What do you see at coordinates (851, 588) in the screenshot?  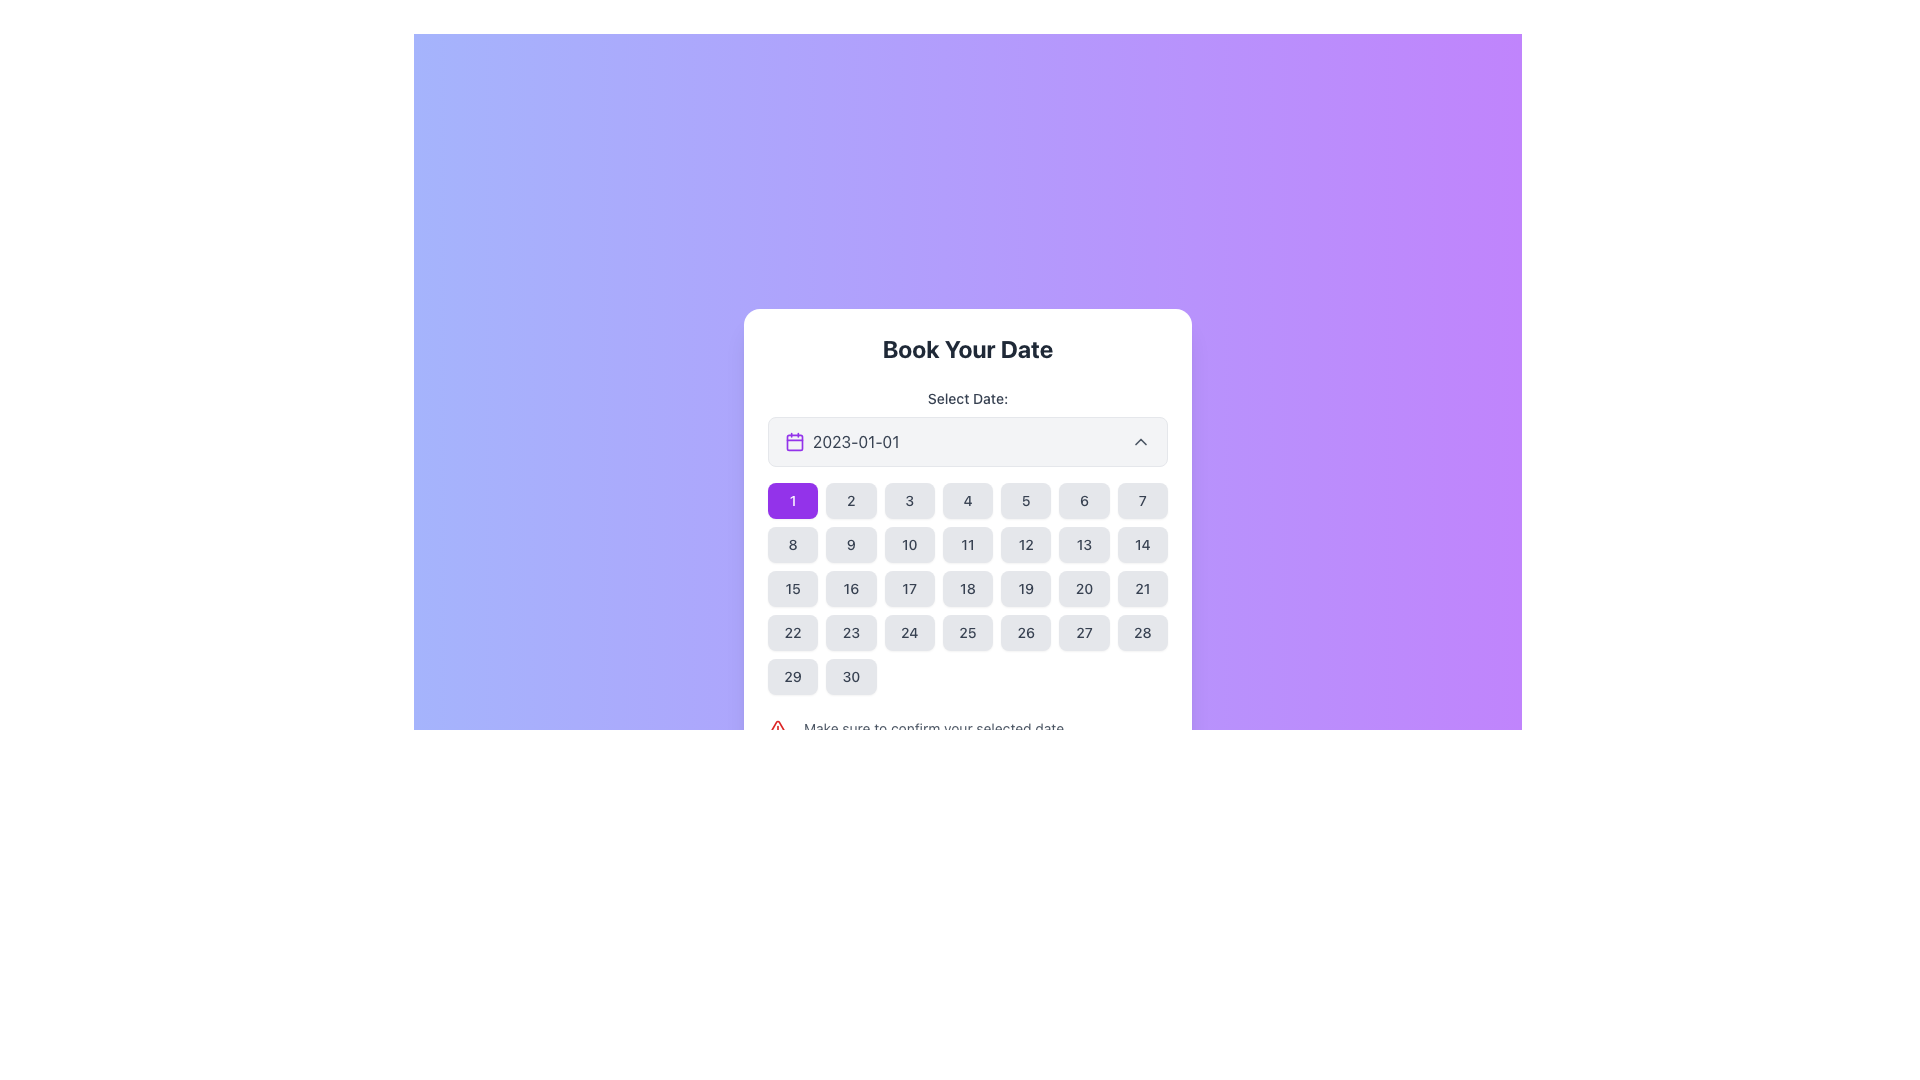 I see `the rounded rectangular button labeled '16' in the 'Select Date' section` at bounding box center [851, 588].